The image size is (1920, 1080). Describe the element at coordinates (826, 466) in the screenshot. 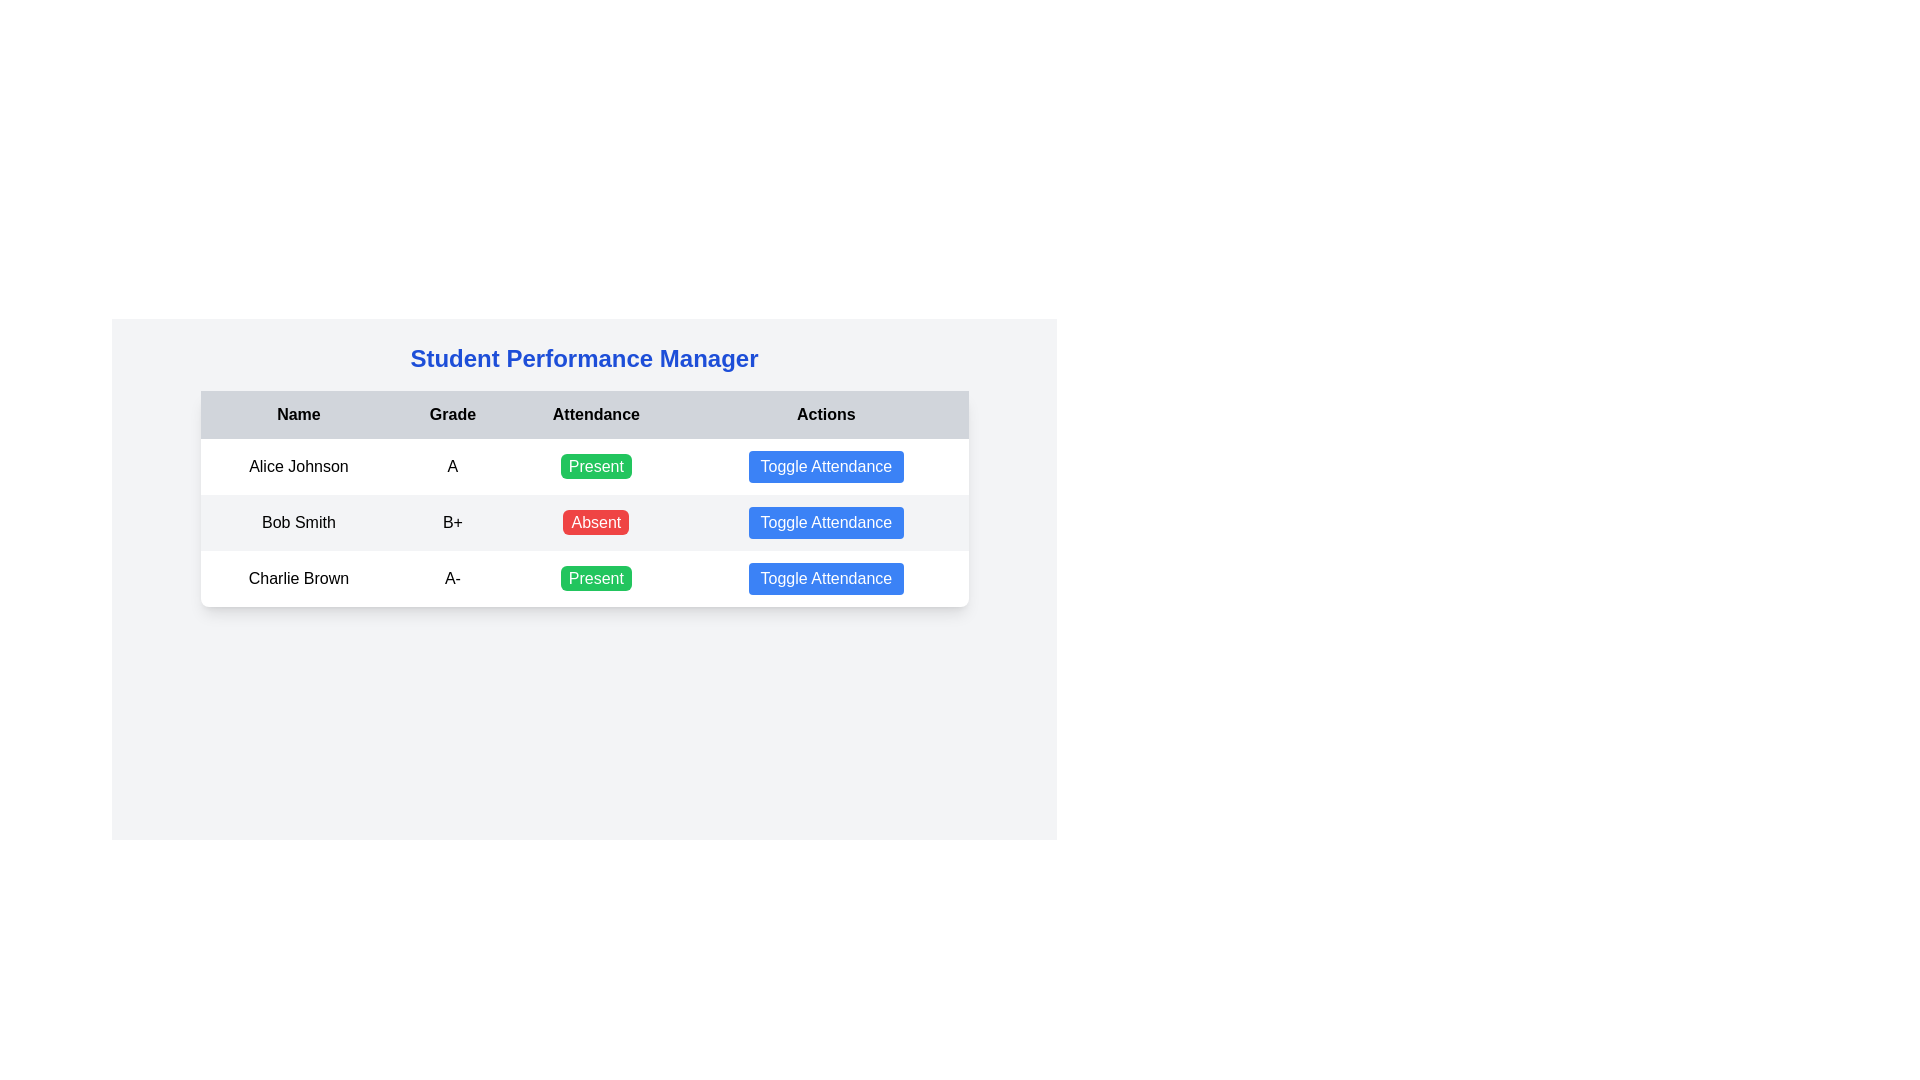

I see `the 'Toggle Attendance' button, which is a rectangular button with rounded corners and a blue background` at that location.